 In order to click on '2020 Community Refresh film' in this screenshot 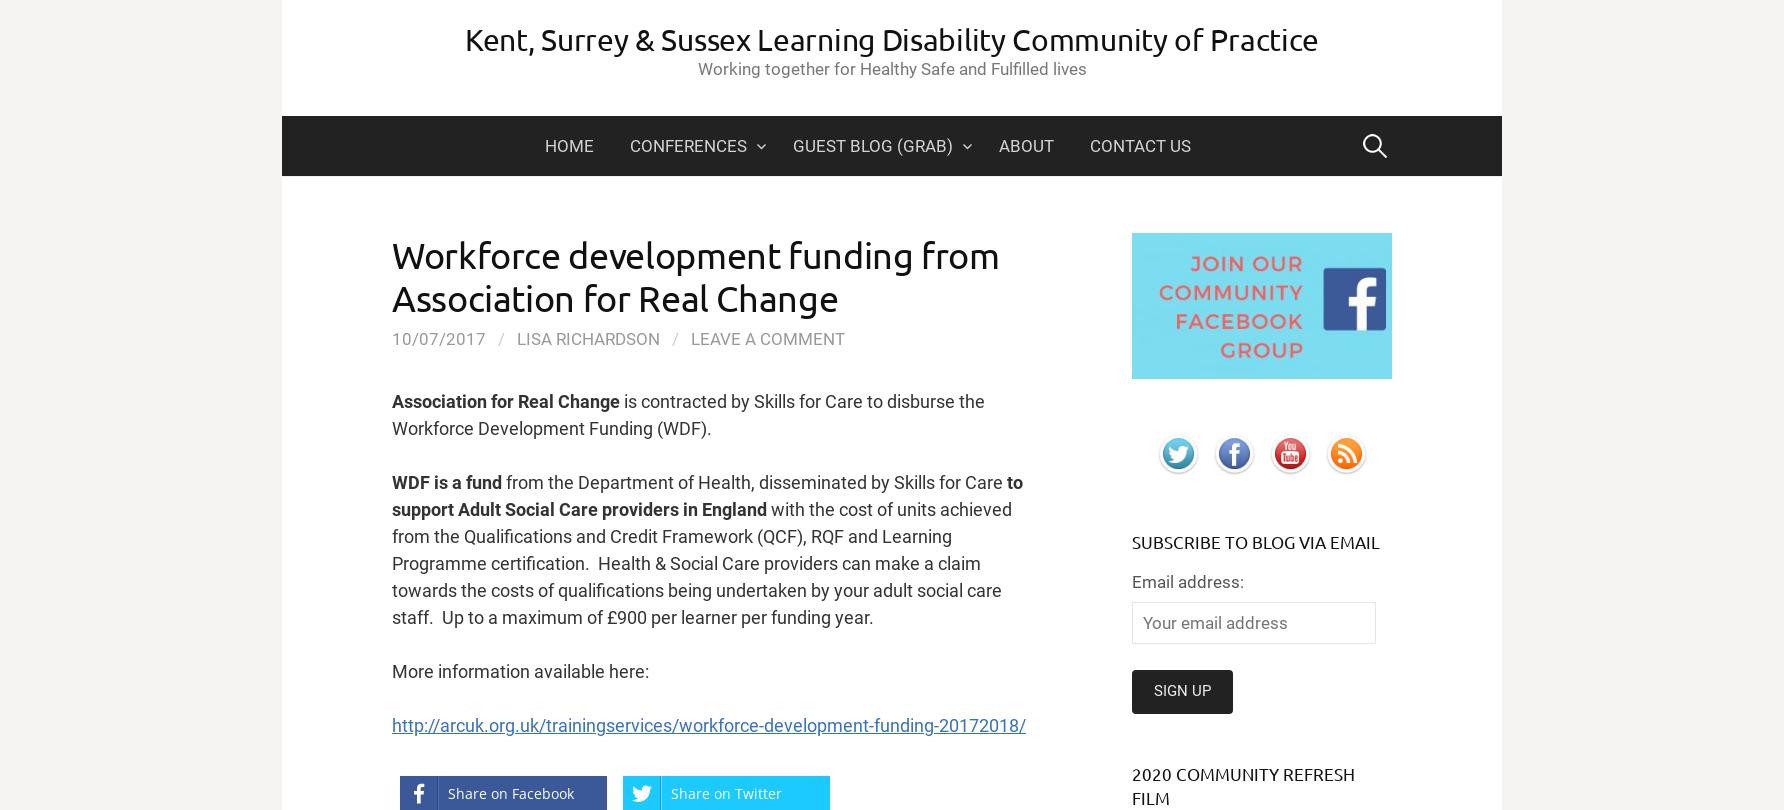, I will do `click(1242, 783)`.